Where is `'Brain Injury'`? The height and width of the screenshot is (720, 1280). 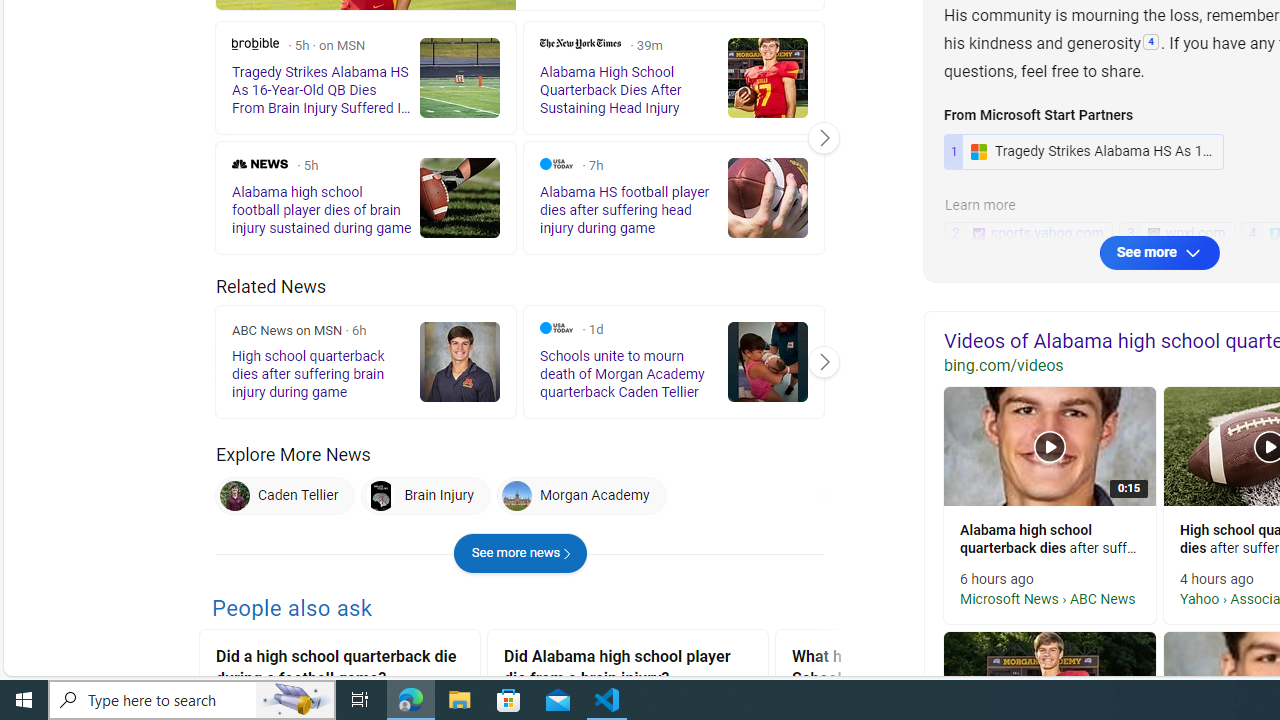
'Brain Injury' is located at coordinates (425, 495).